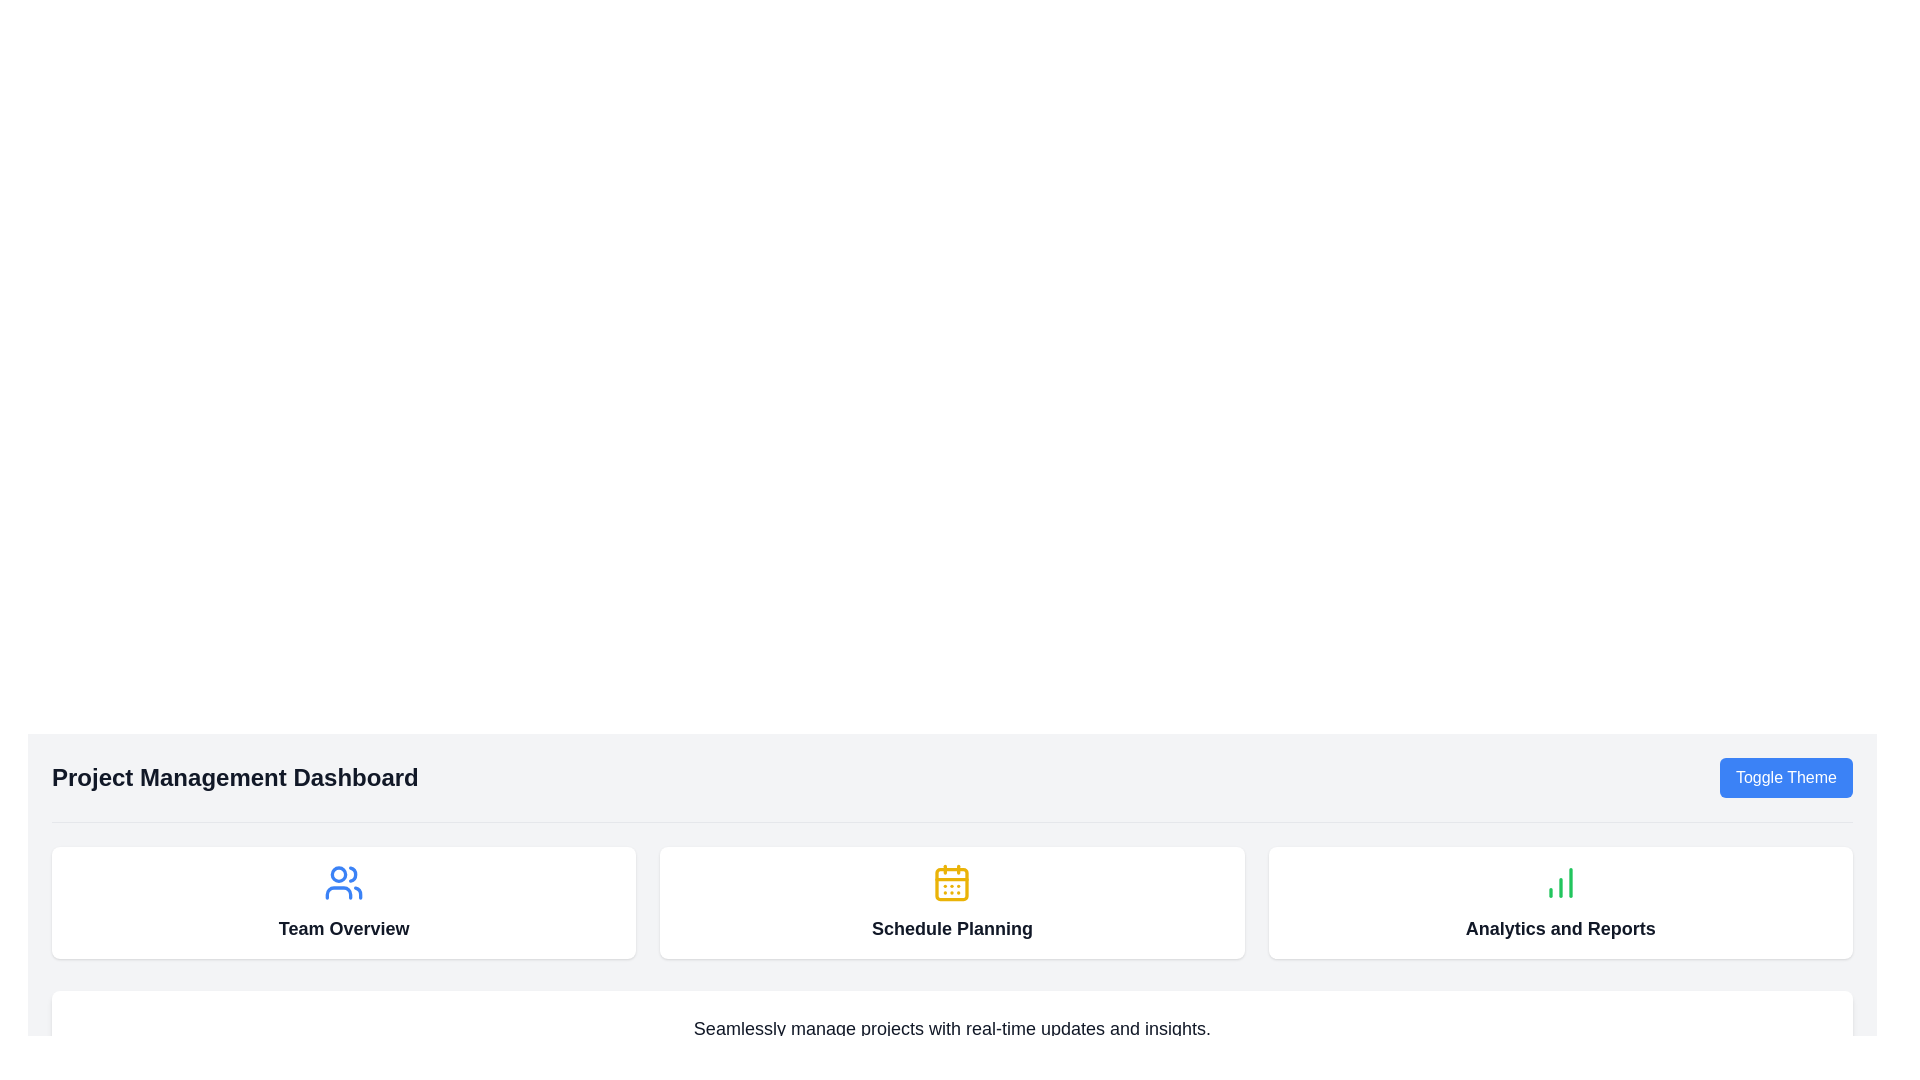  What do you see at coordinates (951, 883) in the screenshot?
I see `the central background of the calendar icon located in the 'Schedule Planning' section of the interface` at bounding box center [951, 883].